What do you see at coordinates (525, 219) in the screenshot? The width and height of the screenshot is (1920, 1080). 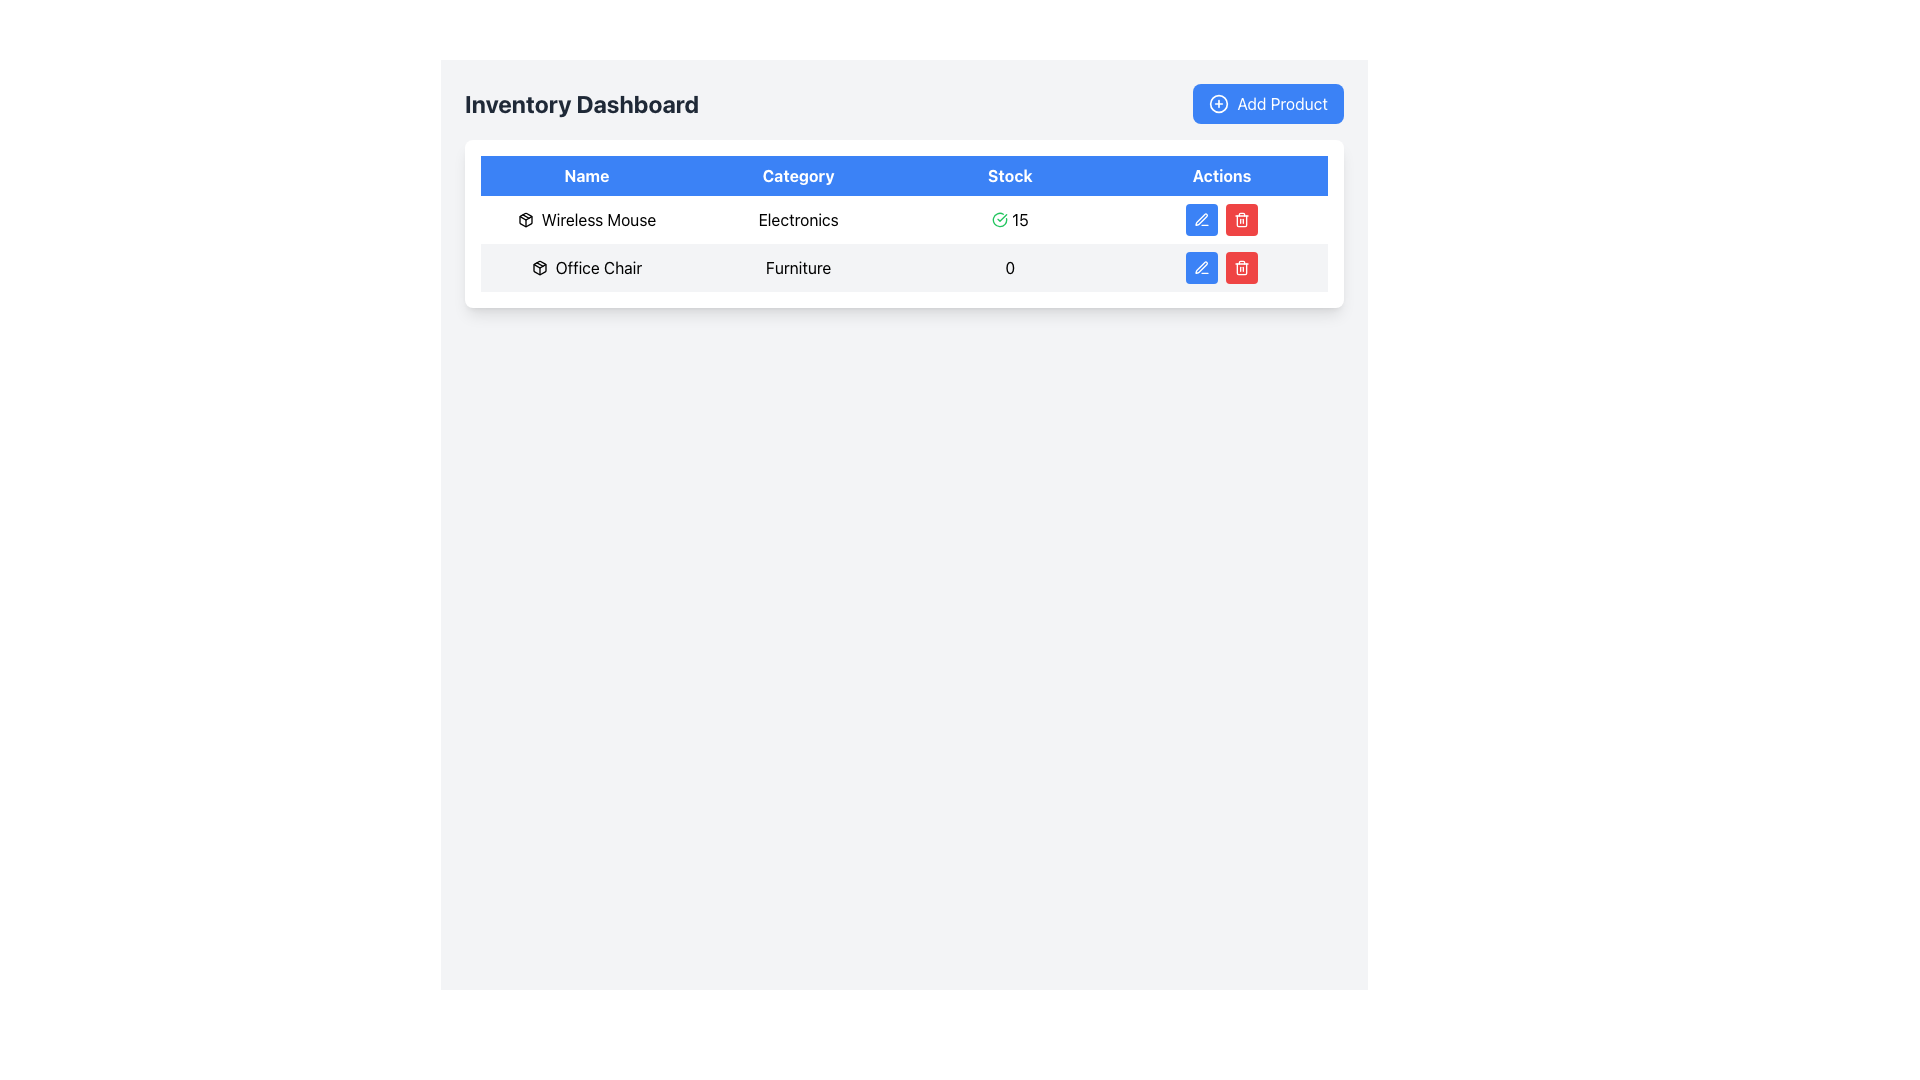 I see `the package icon adjacent to the text 'Wireless Mouse' in the first row of the table under the 'Name' column` at bounding box center [525, 219].